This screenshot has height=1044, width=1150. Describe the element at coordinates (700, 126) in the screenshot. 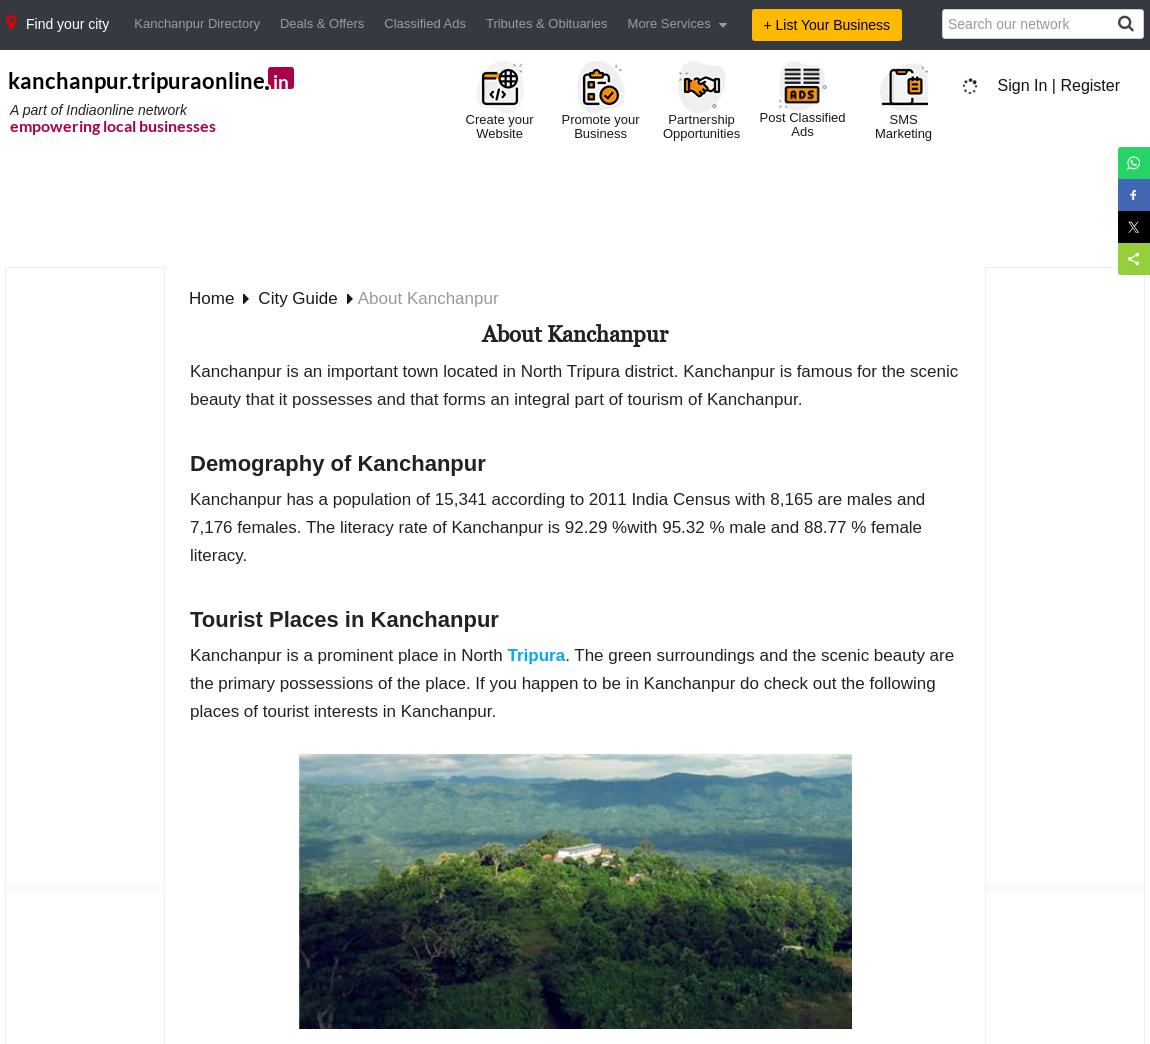

I see `'Partnership Opportunities'` at that location.